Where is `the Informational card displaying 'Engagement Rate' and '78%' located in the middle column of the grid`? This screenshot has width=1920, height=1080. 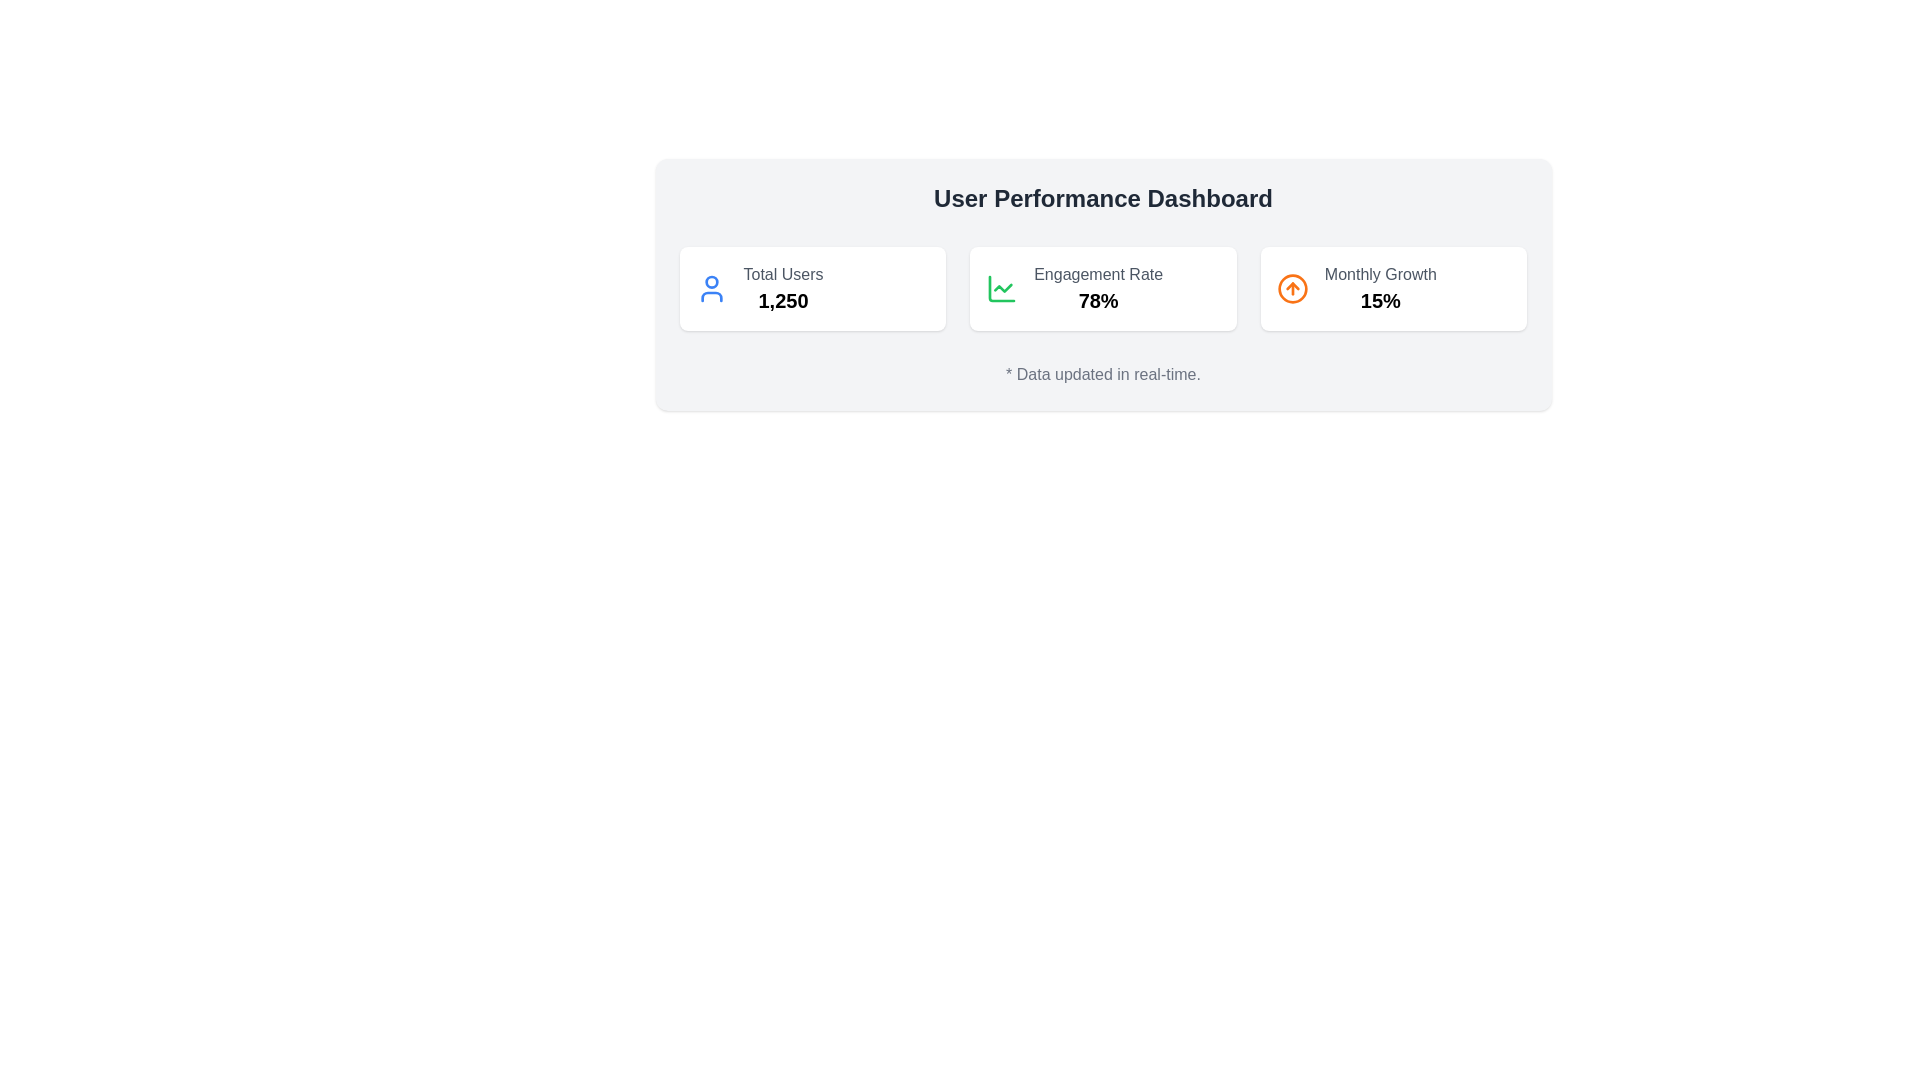 the Informational card displaying 'Engagement Rate' and '78%' located in the middle column of the grid is located at coordinates (1102, 289).